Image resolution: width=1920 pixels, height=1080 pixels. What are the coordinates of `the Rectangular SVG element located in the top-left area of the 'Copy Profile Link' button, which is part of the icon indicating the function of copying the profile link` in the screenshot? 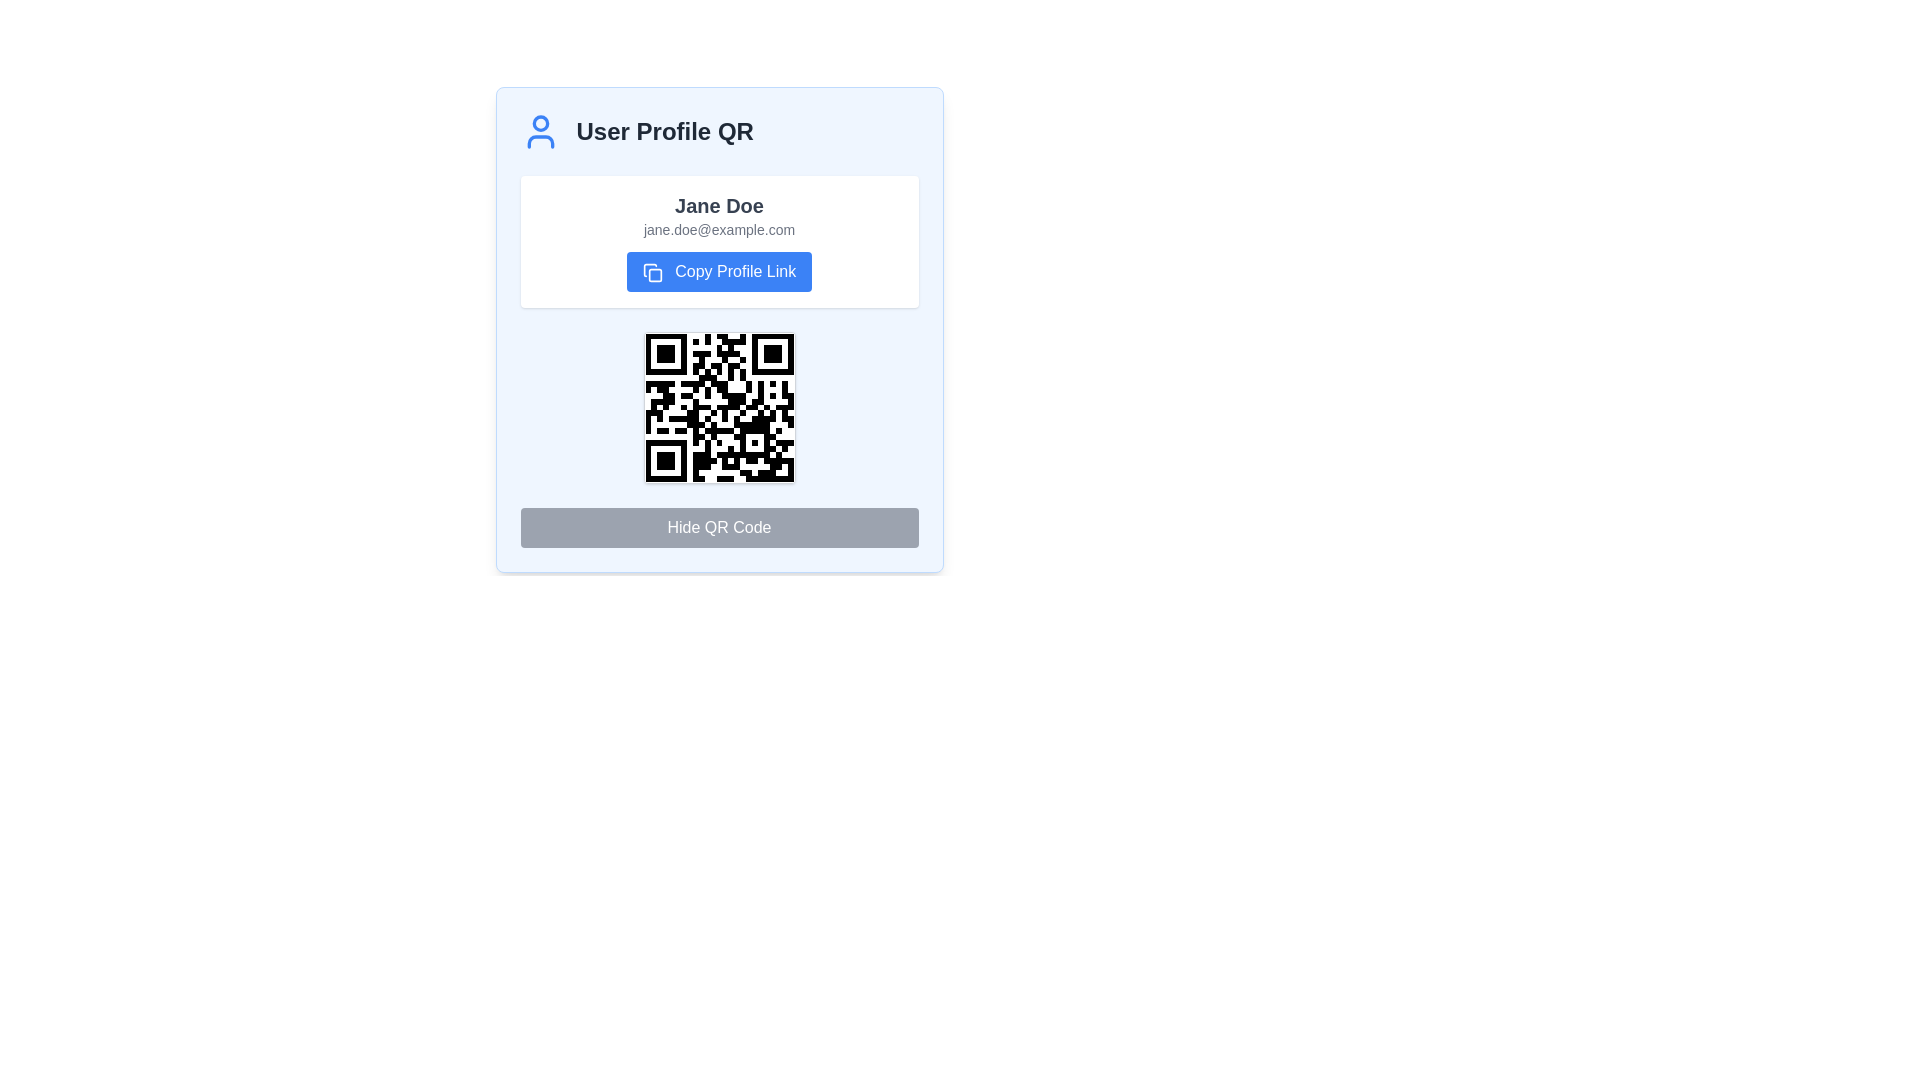 It's located at (655, 275).